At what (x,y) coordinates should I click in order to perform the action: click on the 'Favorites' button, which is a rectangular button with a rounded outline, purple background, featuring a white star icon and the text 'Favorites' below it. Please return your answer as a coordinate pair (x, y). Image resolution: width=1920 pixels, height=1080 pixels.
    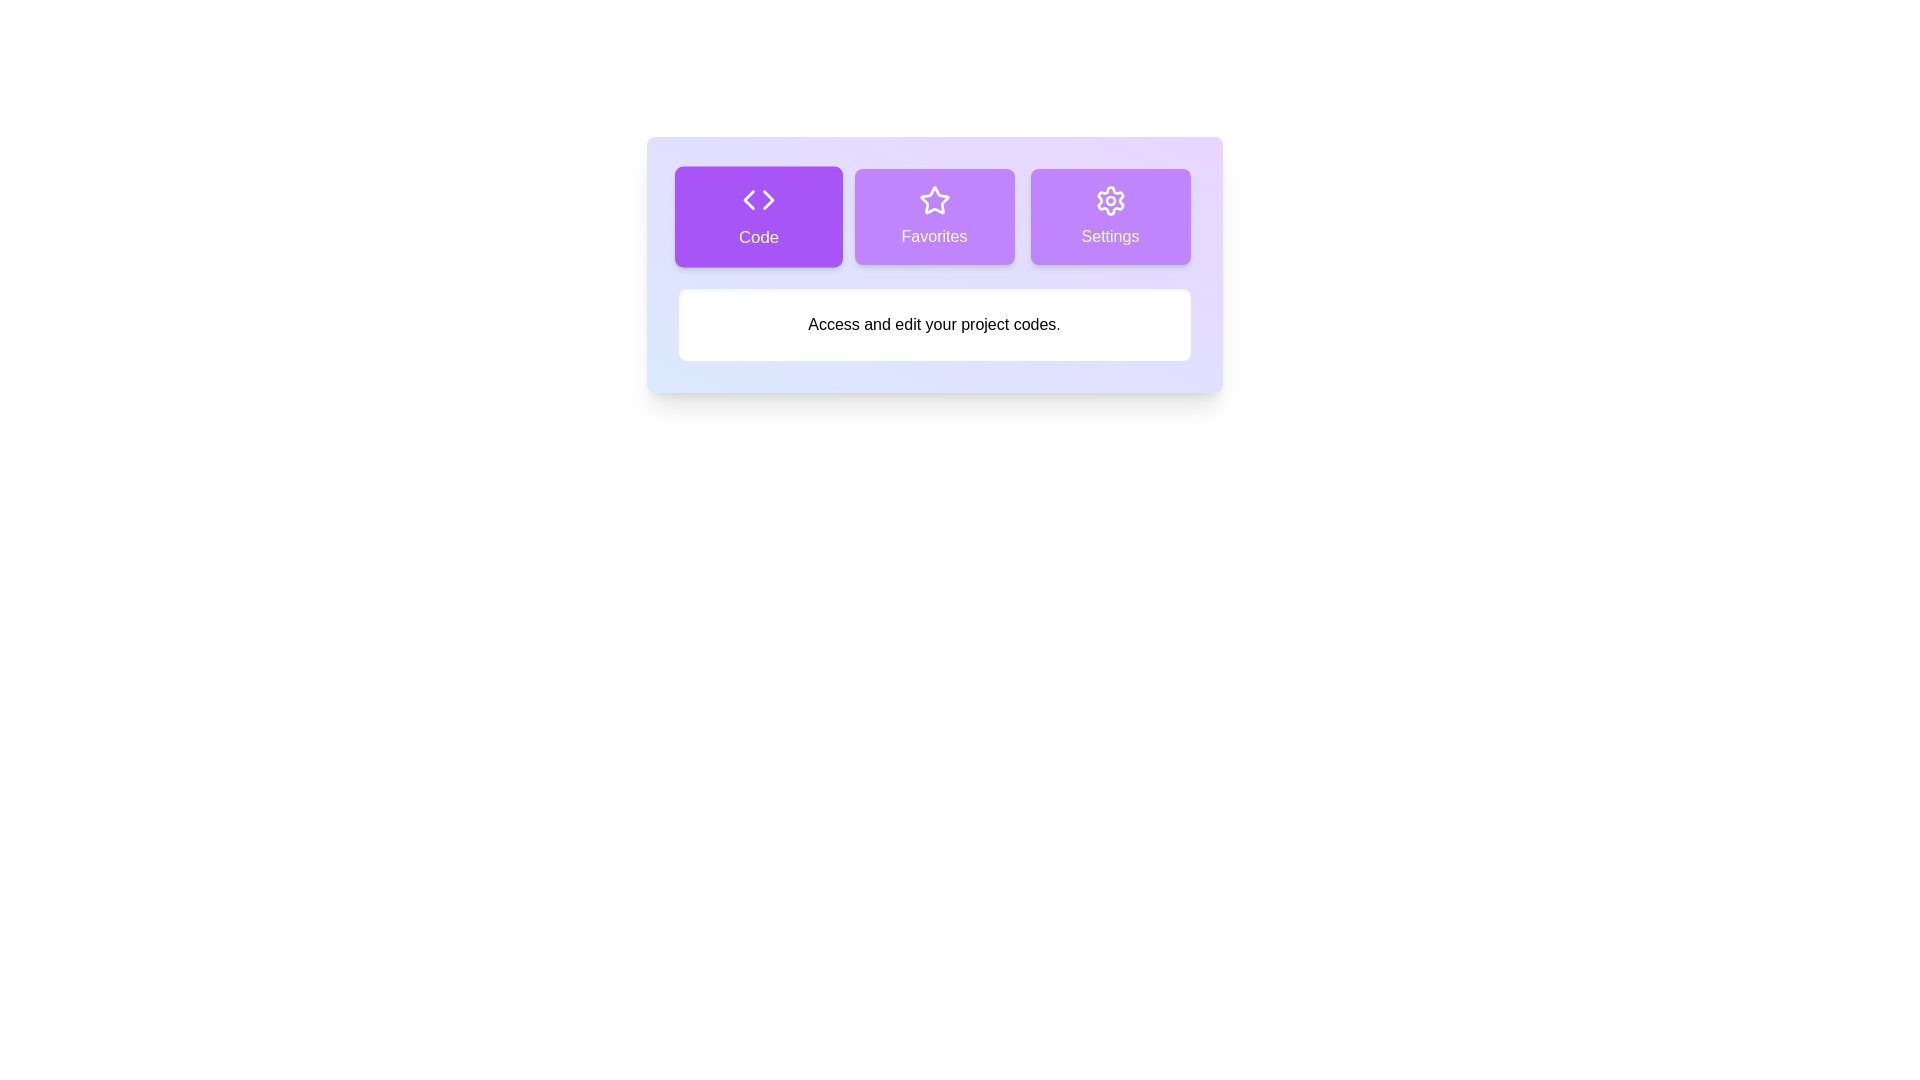
    Looking at the image, I should click on (933, 216).